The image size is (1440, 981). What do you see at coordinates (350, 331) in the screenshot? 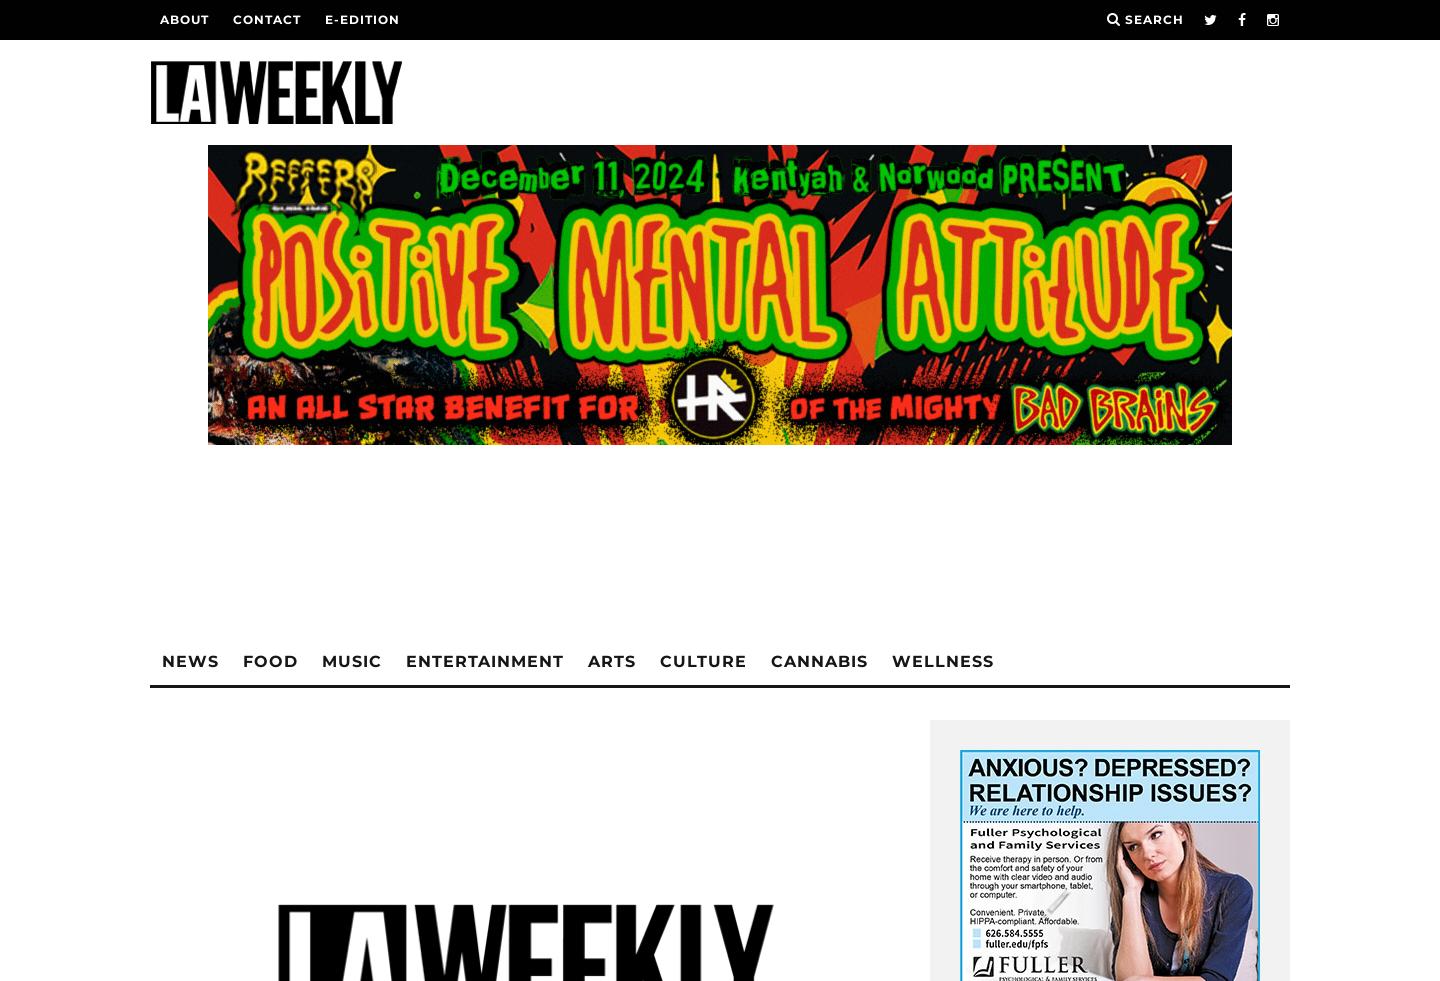
I see `'2017'` at bounding box center [350, 331].